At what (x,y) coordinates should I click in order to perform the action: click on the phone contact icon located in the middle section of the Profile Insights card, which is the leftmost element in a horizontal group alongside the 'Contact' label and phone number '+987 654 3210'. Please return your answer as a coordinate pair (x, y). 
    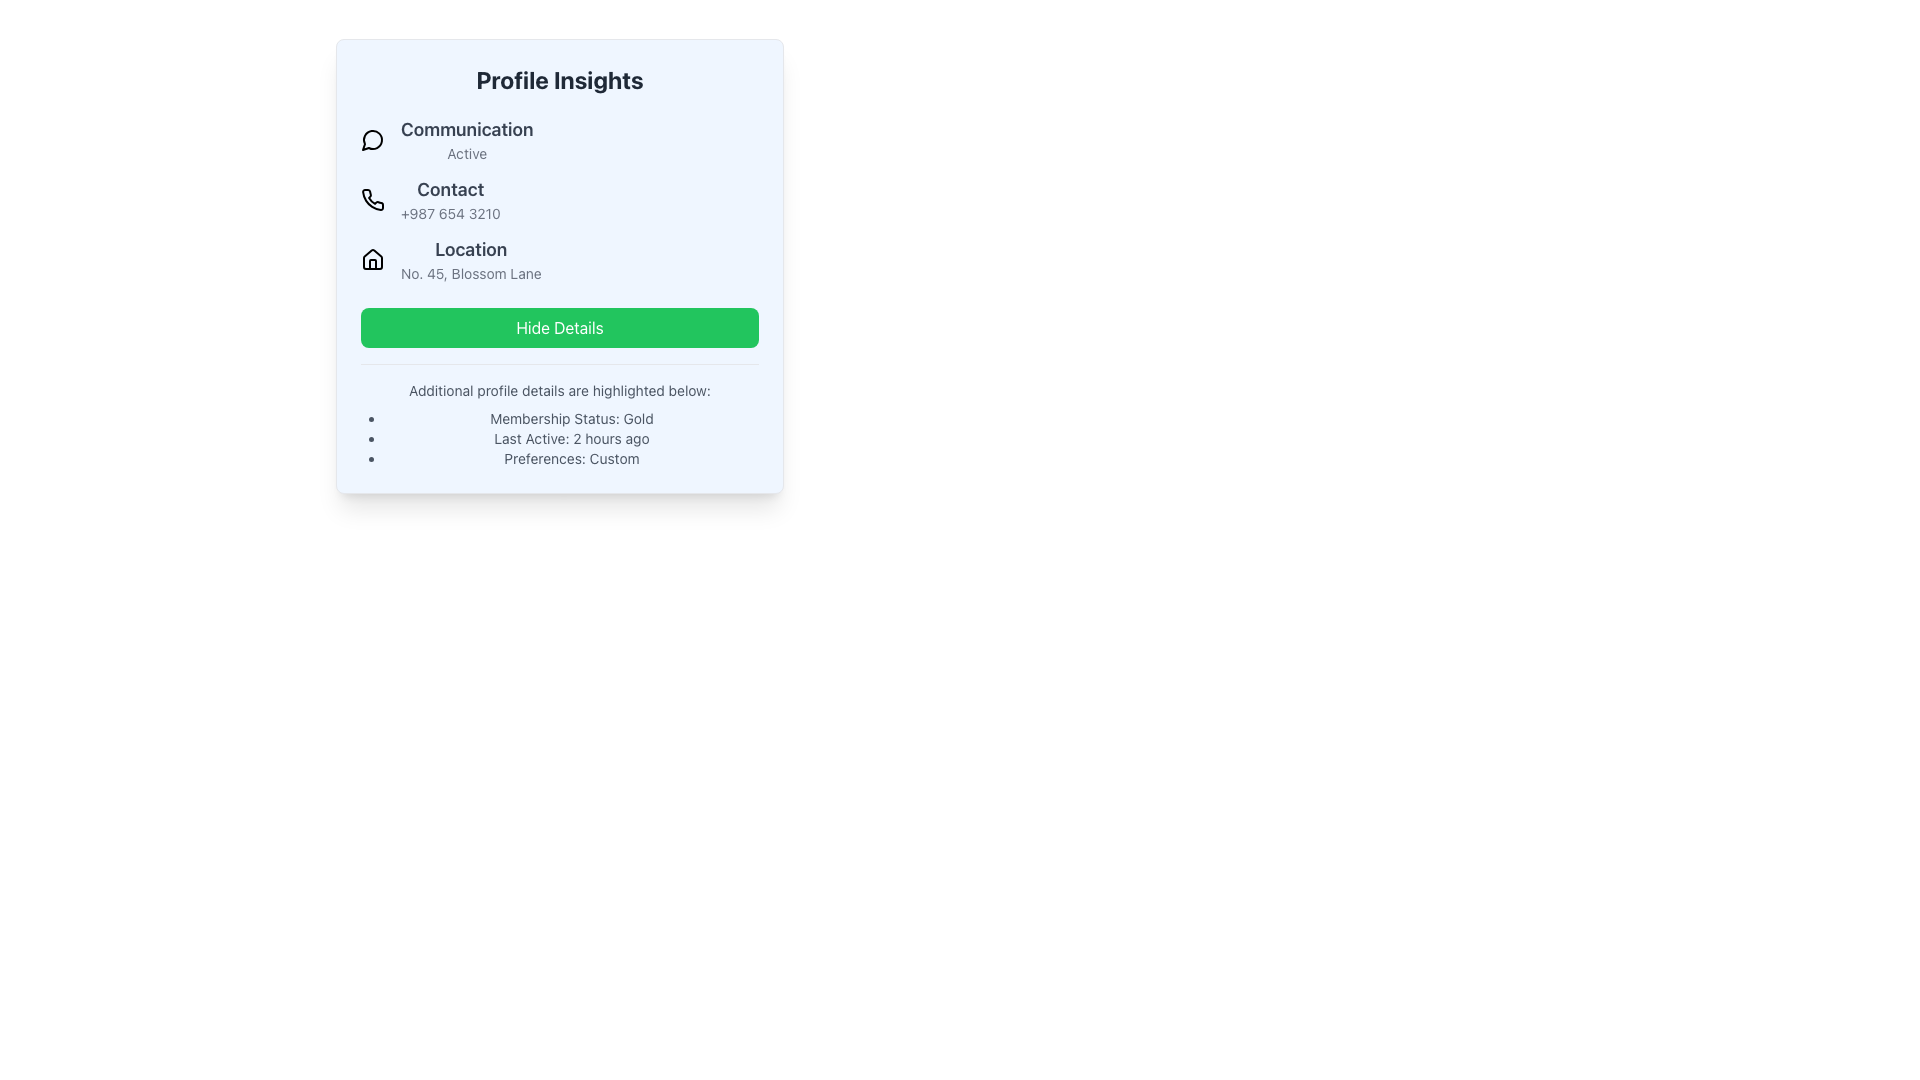
    Looking at the image, I should click on (373, 200).